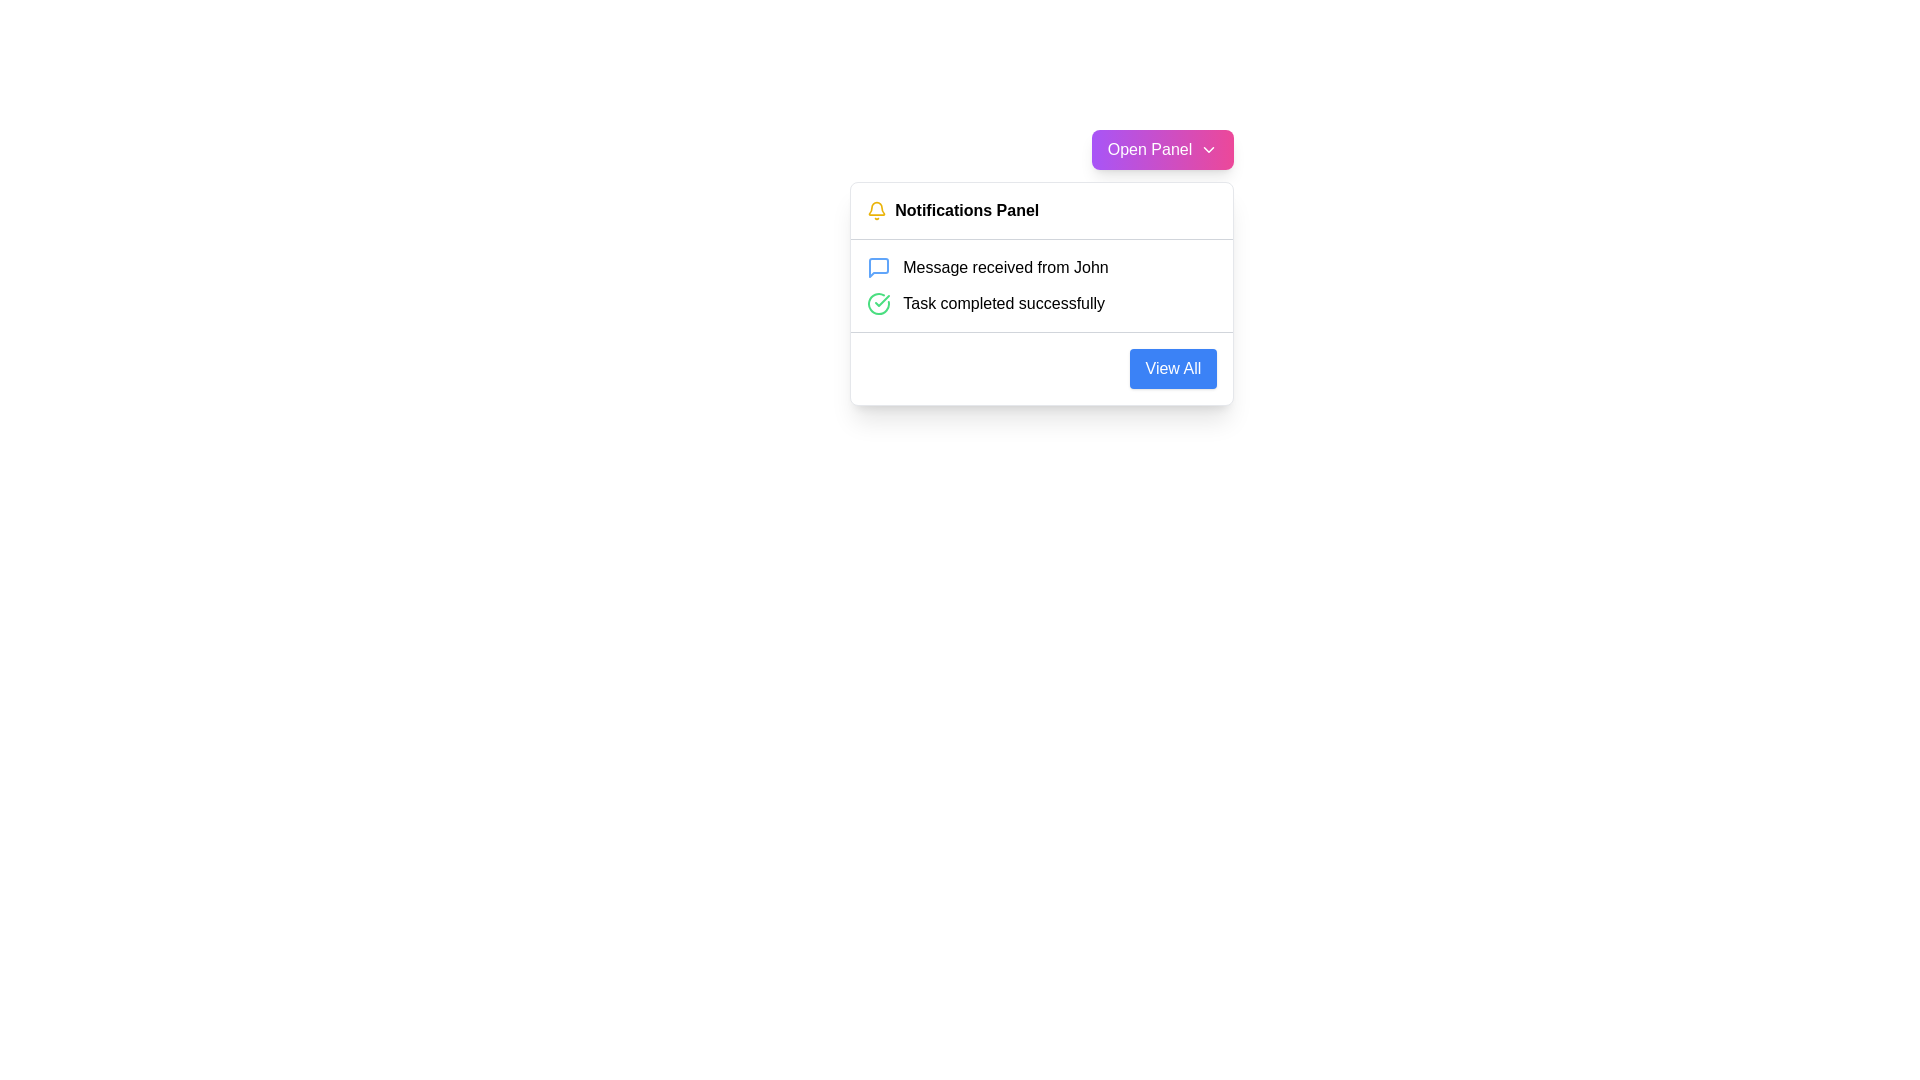  What do you see at coordinates (1041, 293) in the screenshot?
I see `the notification dropdown panel items` at bounding box center [1041, 293].